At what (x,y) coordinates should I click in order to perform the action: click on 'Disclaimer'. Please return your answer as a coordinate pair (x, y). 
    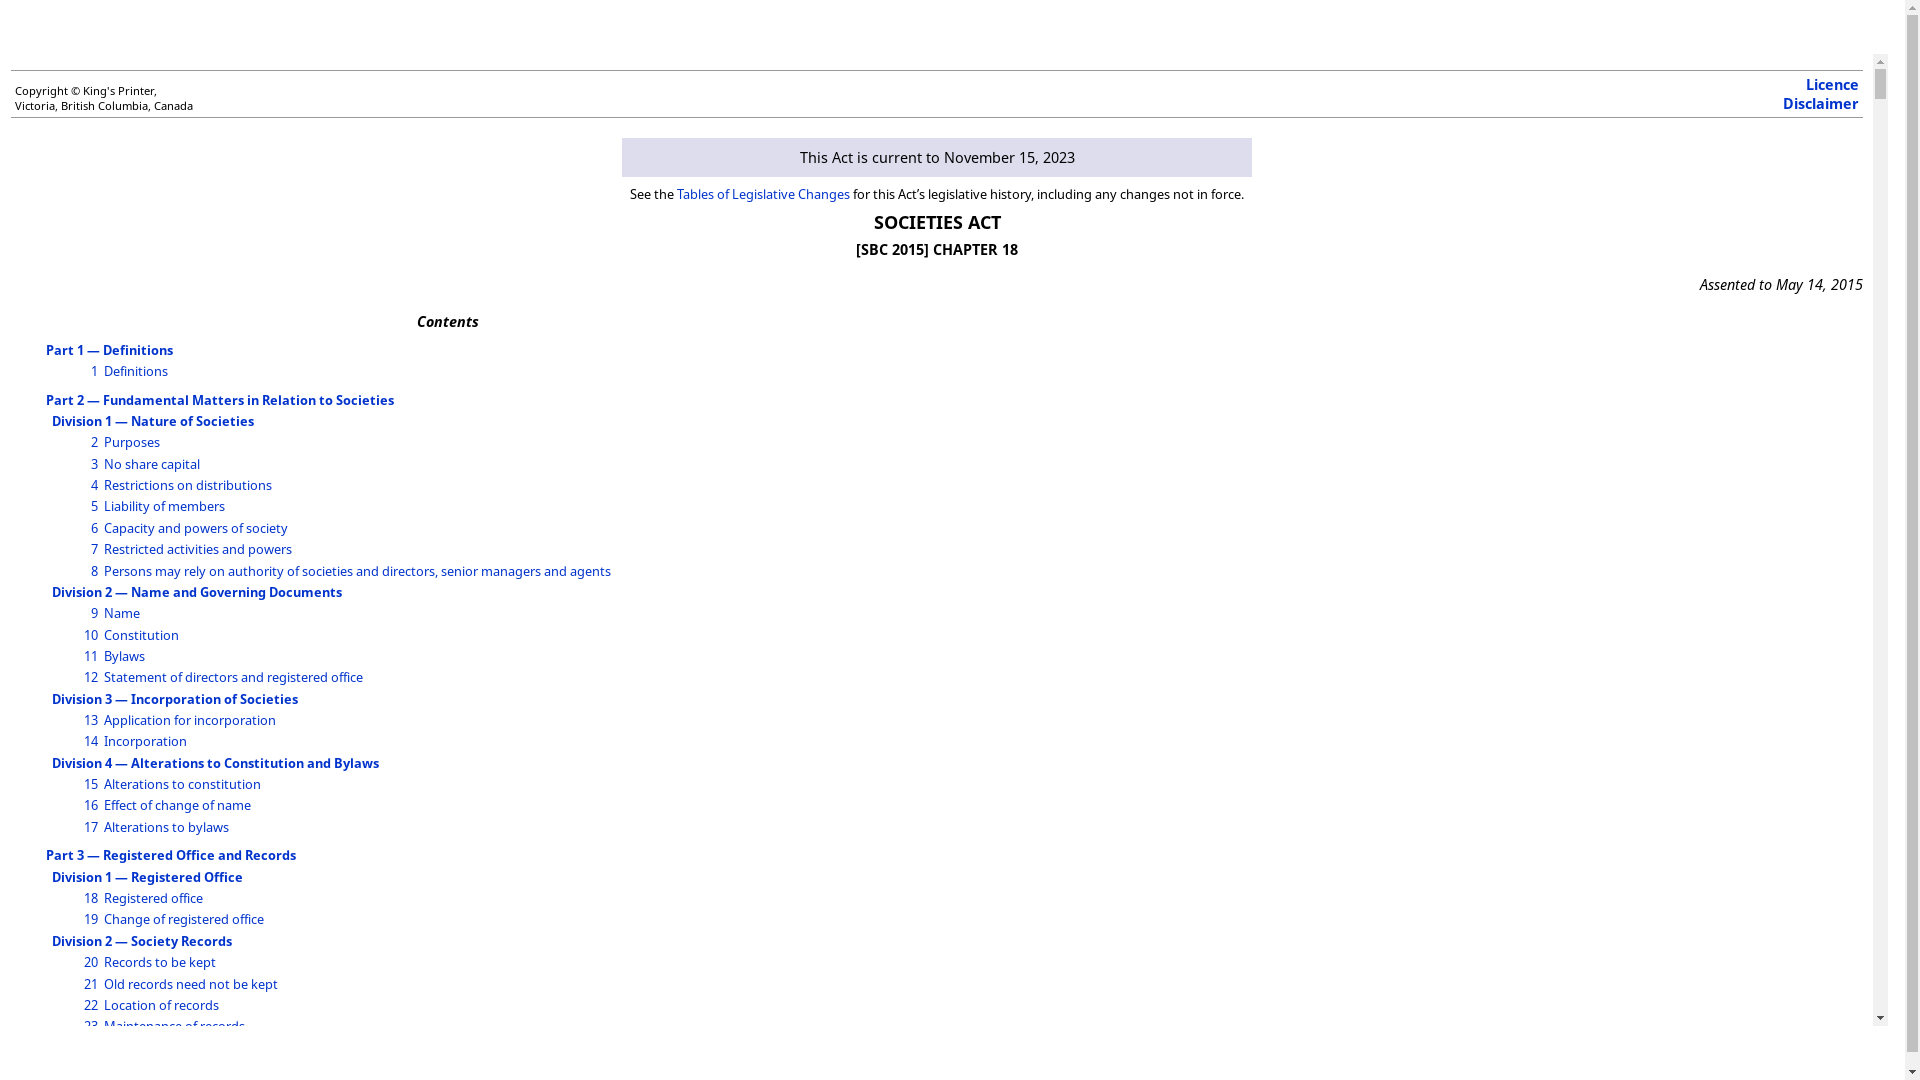
    Looking at the image, I should click on (1820, 103).